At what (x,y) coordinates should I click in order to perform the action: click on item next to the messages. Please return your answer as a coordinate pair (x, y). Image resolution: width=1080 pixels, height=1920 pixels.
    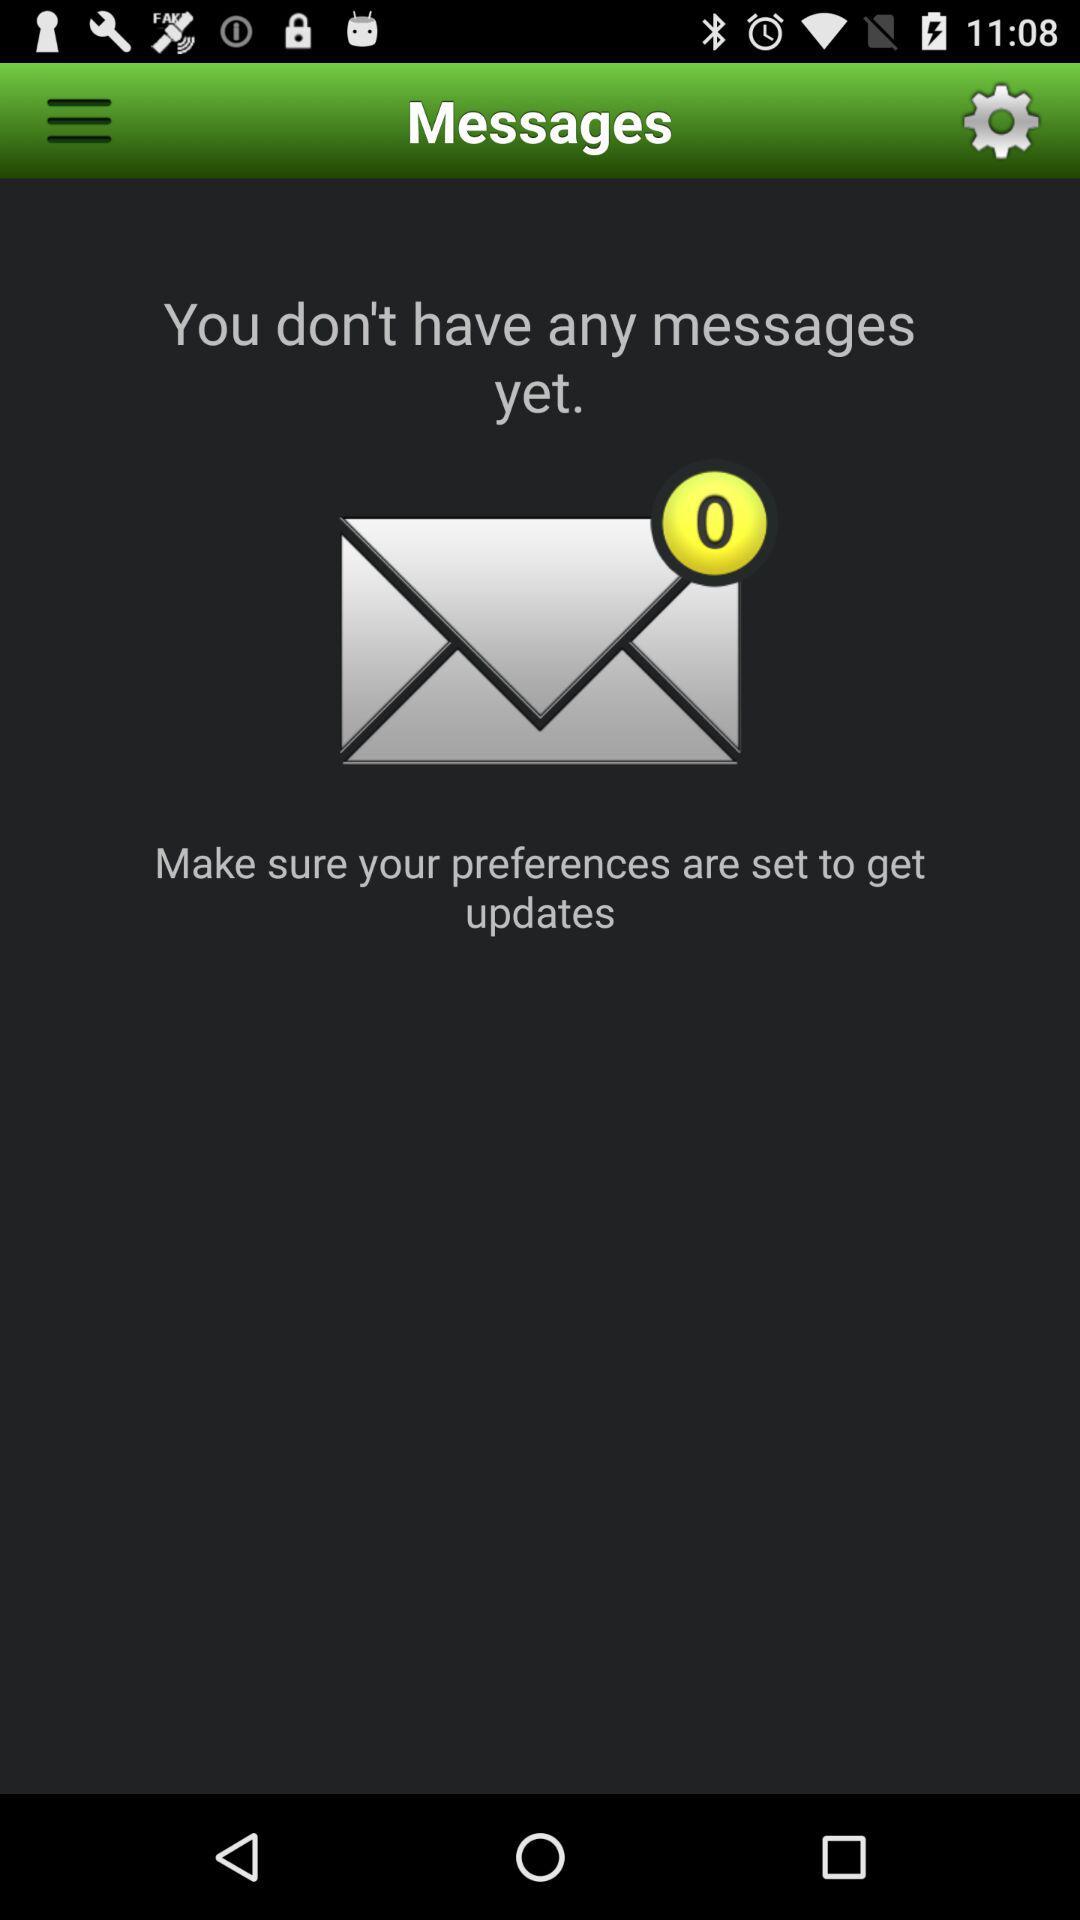
    Looking at the image, I should click on (77, 119).